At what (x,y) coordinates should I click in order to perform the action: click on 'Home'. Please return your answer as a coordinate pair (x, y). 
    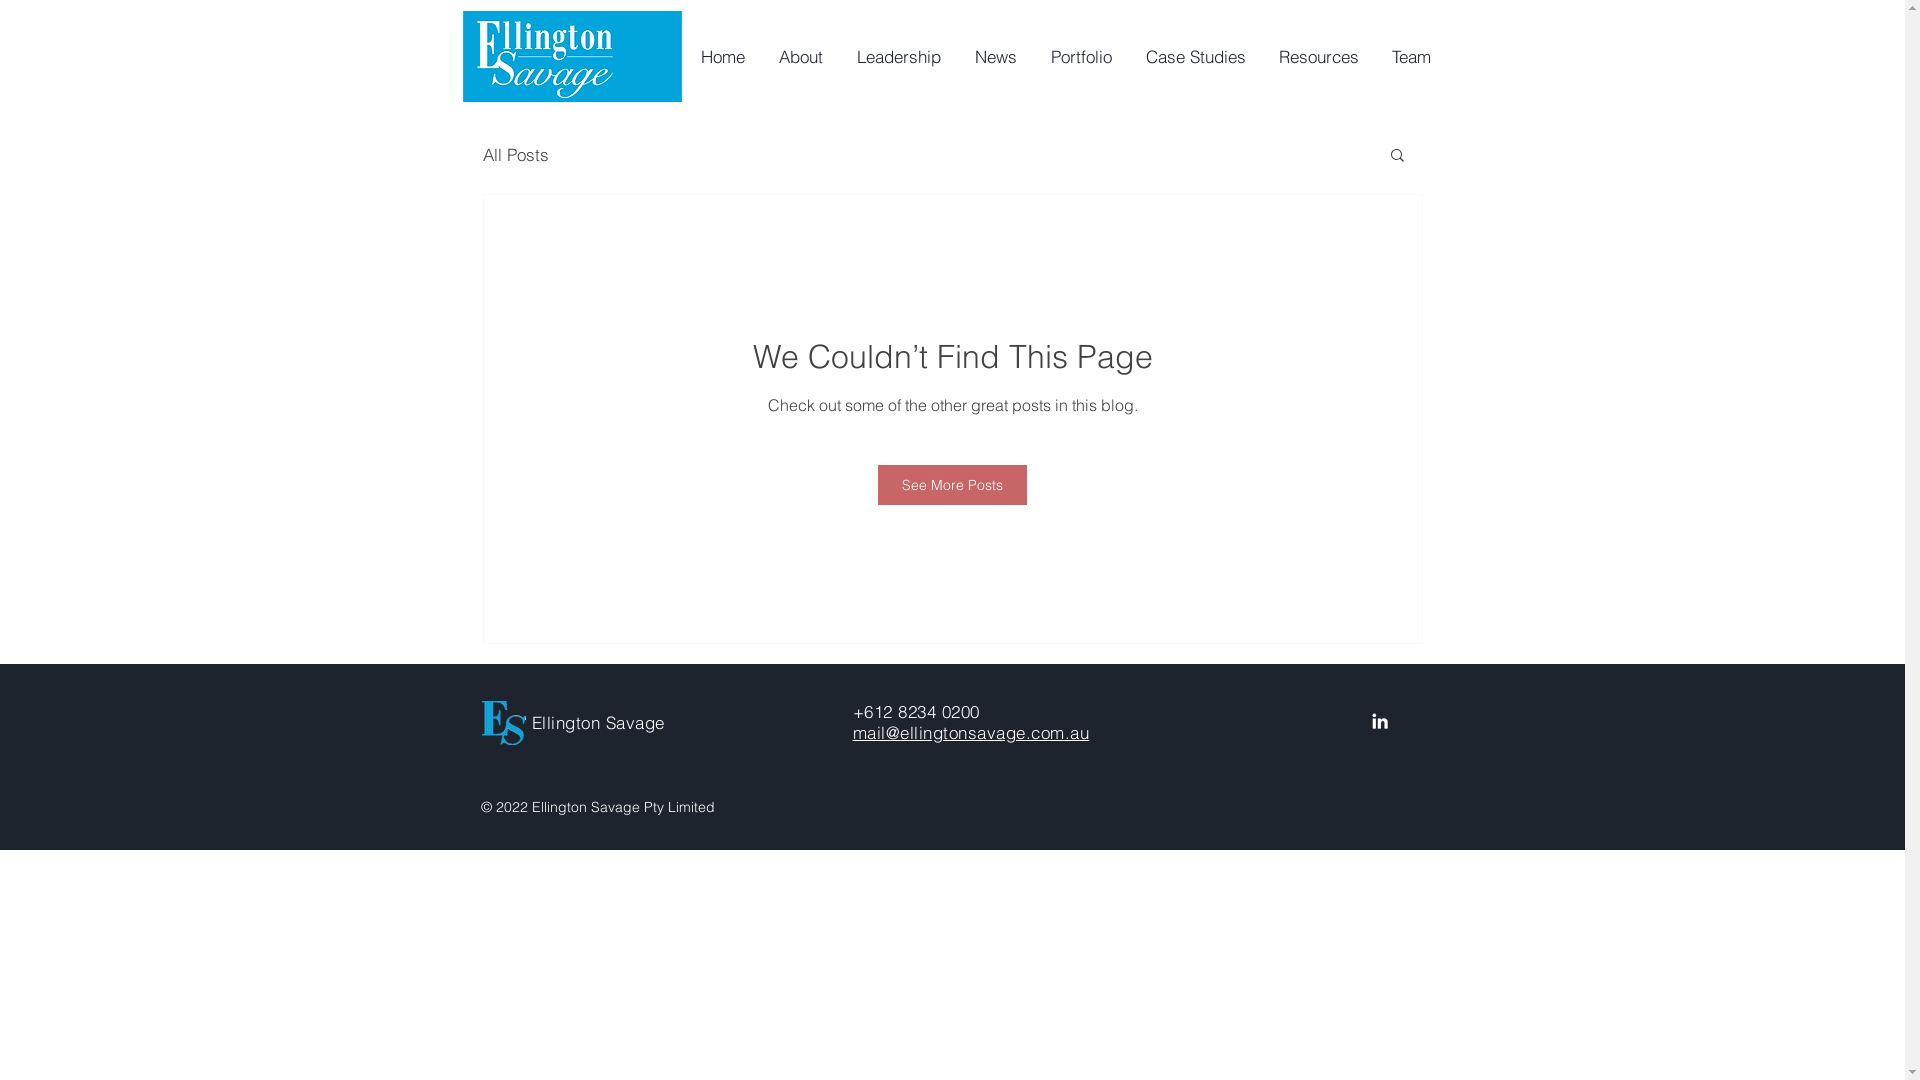
    Looking at the image, I should click on (720, 56).